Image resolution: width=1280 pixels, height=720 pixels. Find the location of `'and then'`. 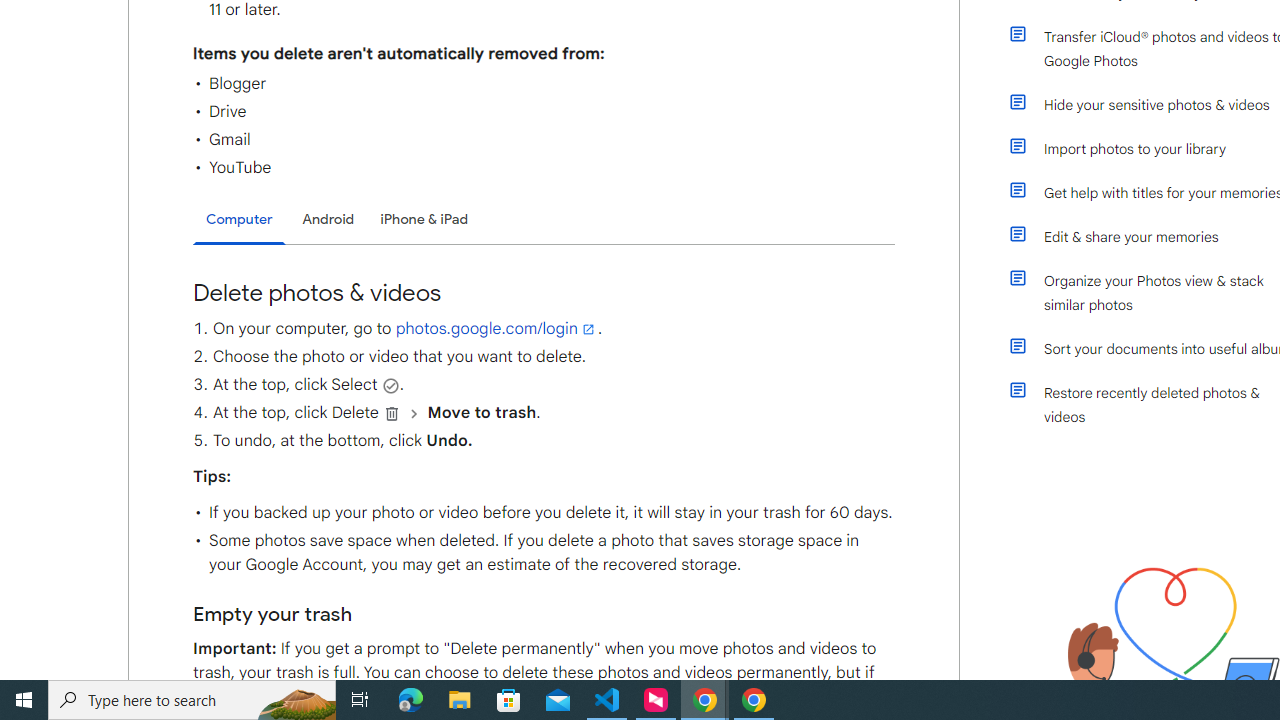

'and then' is located at coordinates (413, 412).